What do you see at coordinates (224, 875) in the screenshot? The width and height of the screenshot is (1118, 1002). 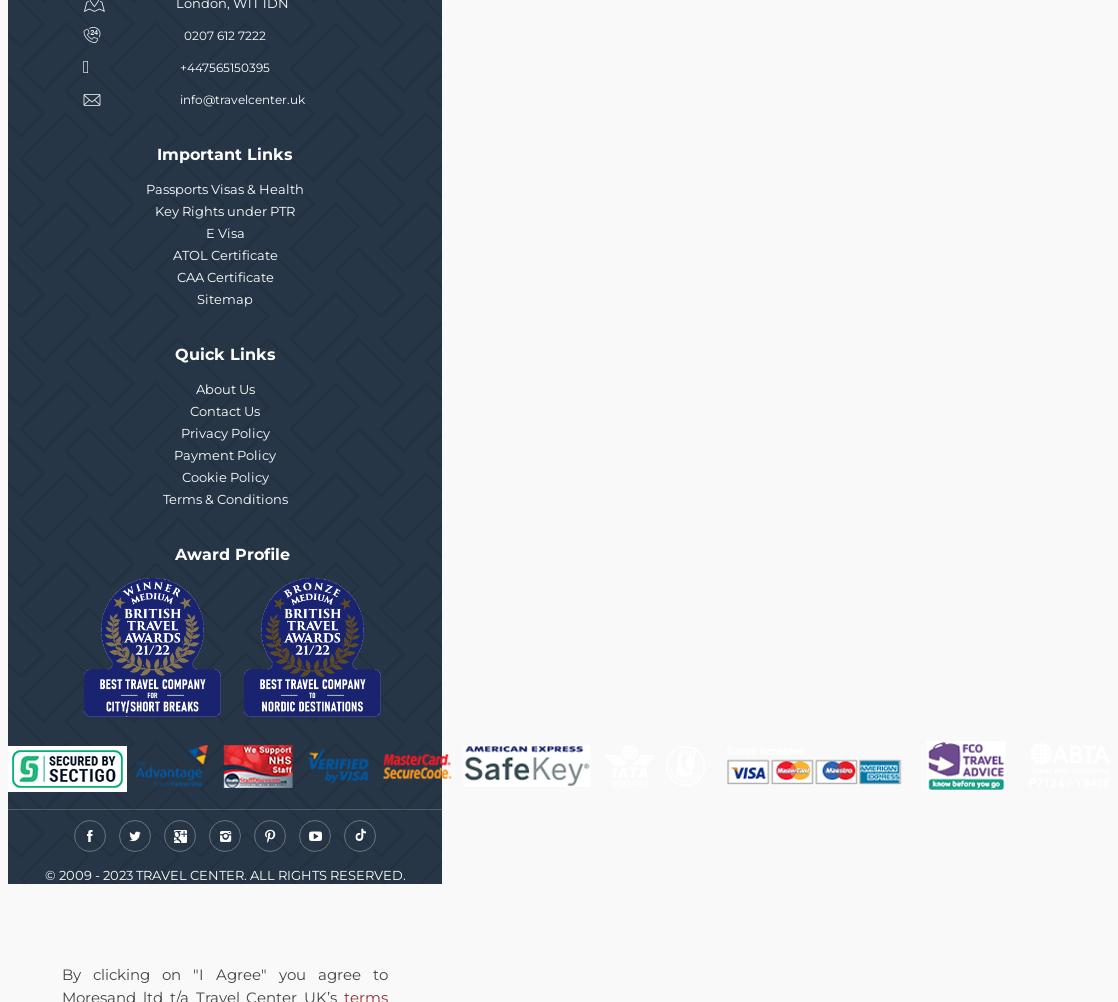 I see `'© 2009 - 2023 Travel Center. All Rights Reserved.'` at bounding box center [224, 875].